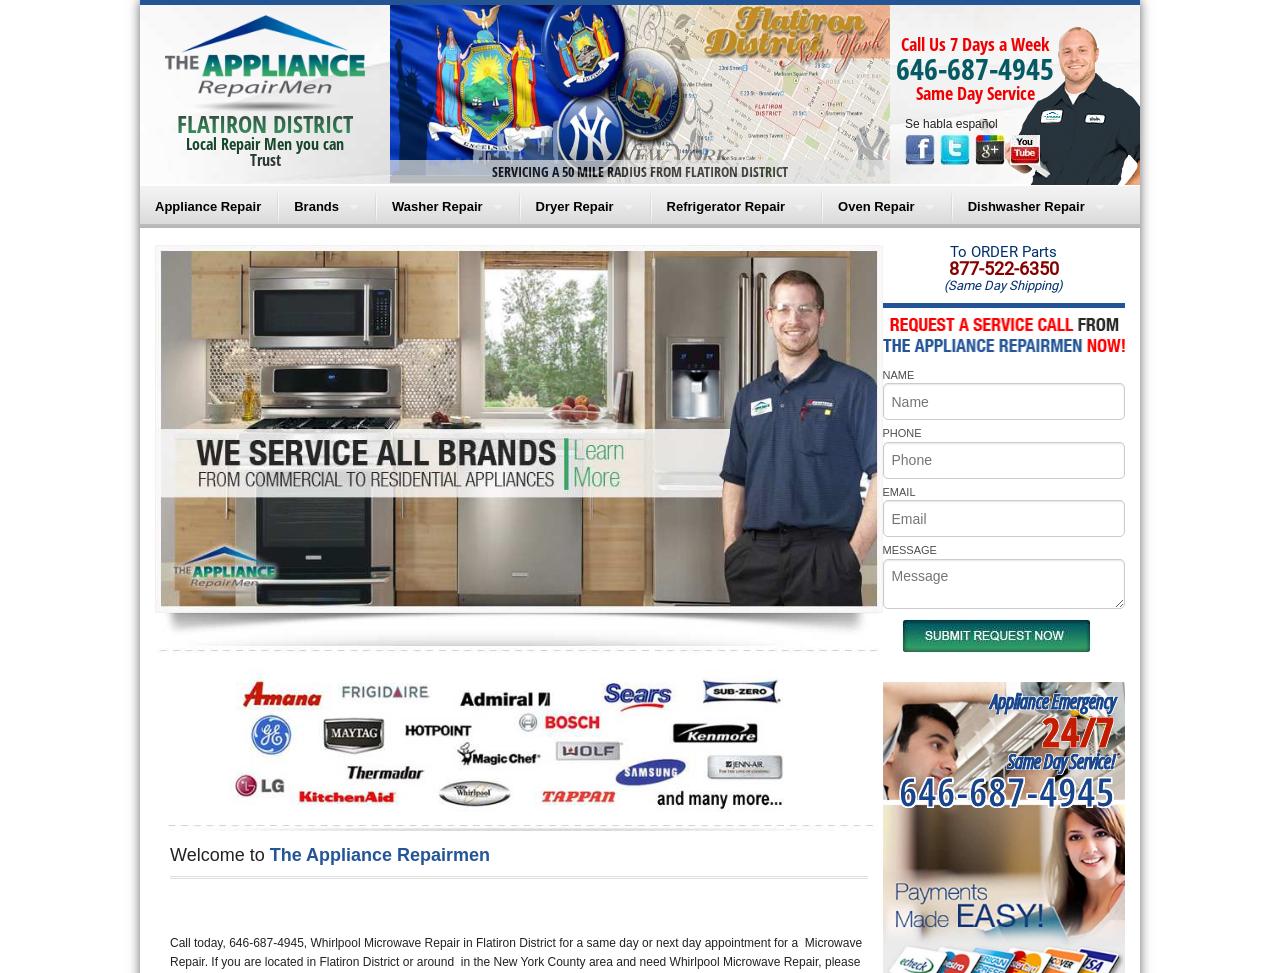 The height and width of the screenshot is (973, 1280). Describe the element at coordinates (897, 373) in the screenshot. I see `'NAME'` at that location.